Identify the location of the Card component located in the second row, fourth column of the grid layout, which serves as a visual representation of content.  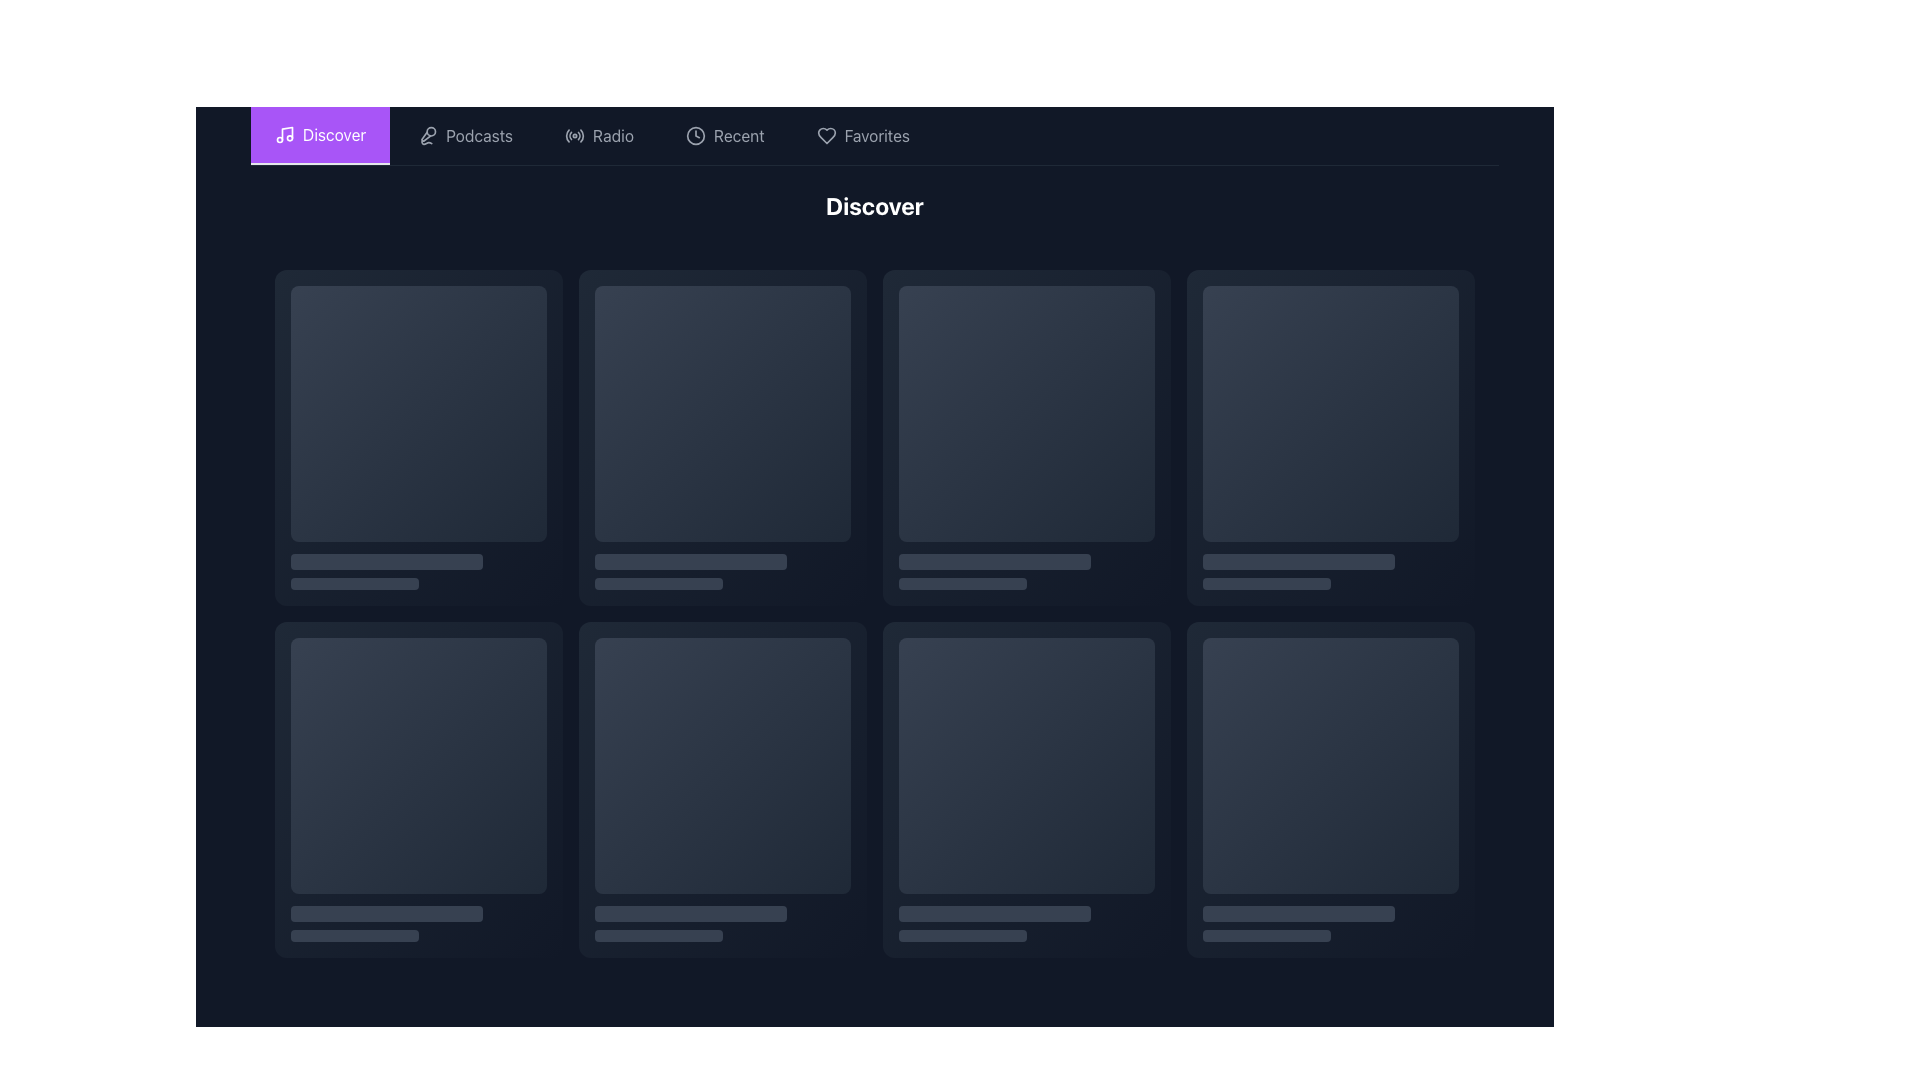
(1027, 789).